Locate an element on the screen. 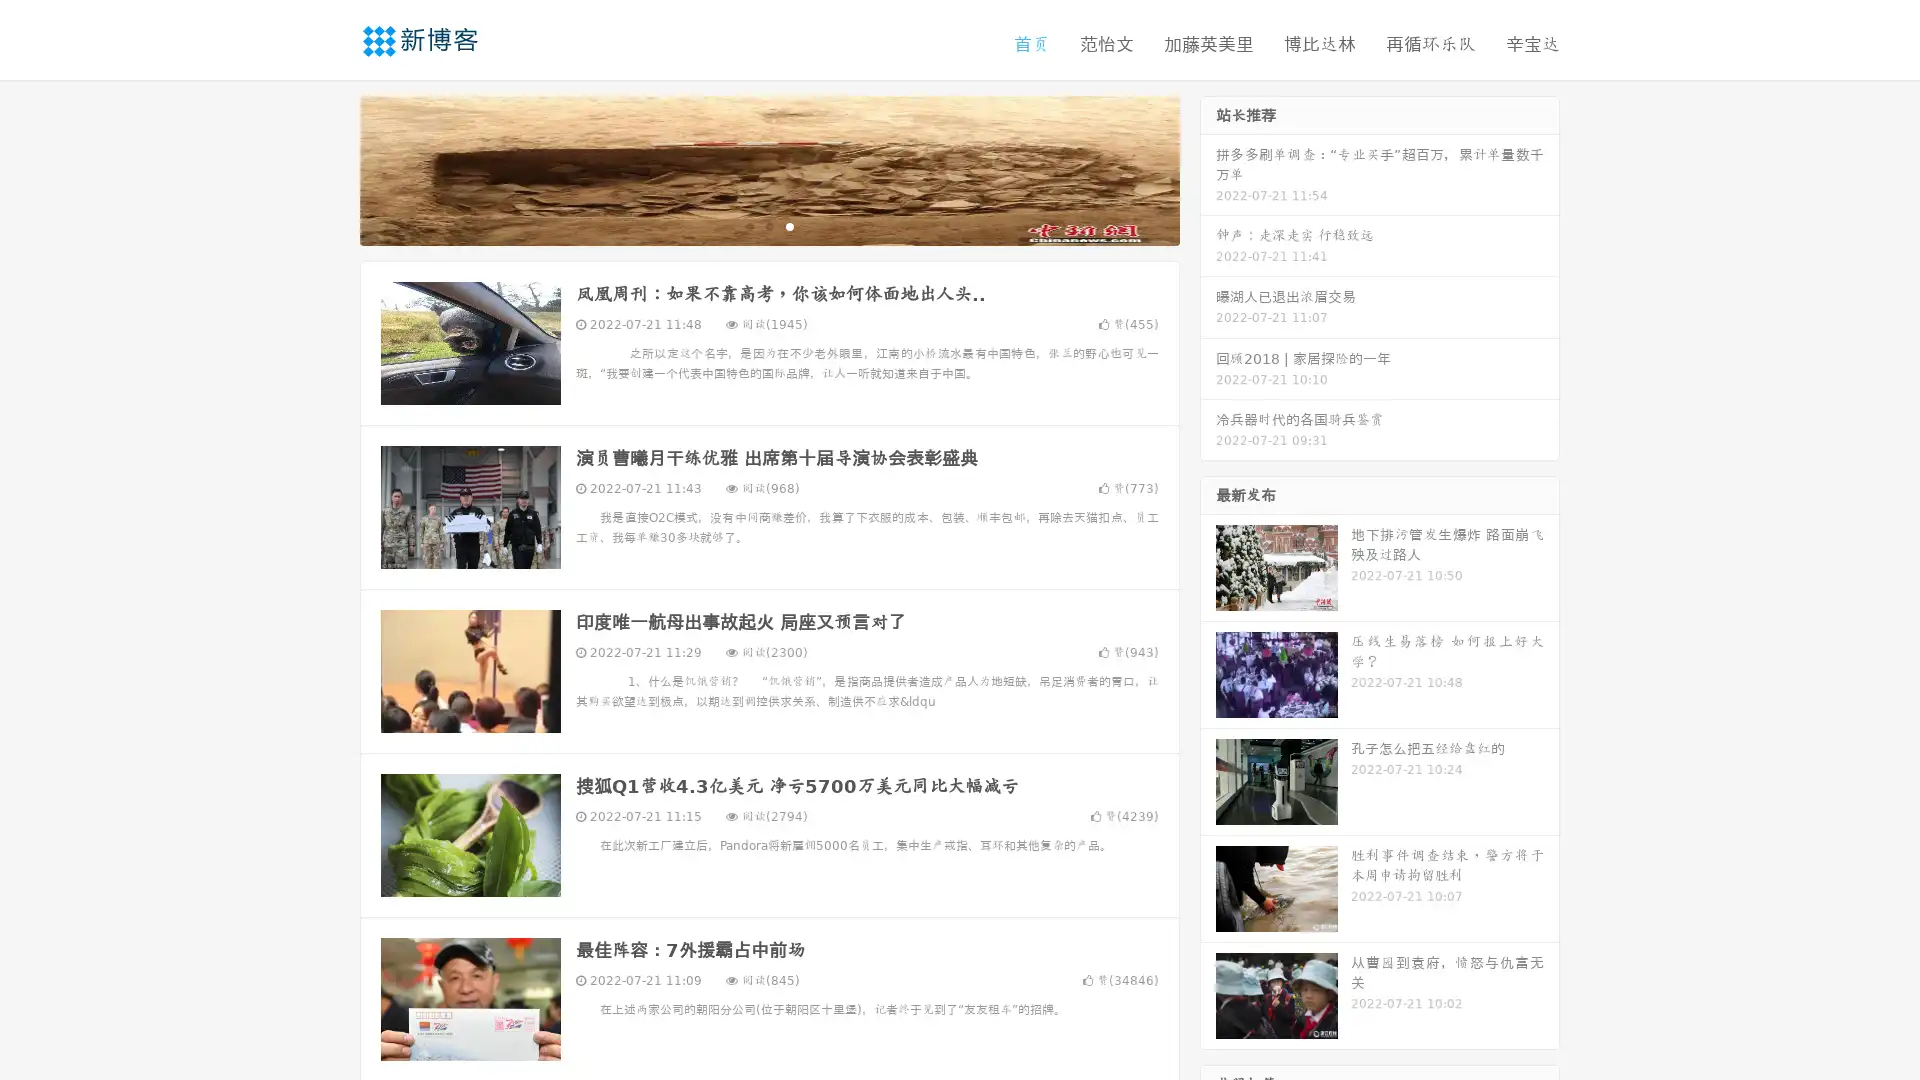  Next slide is located at coordinates (1208, 168).